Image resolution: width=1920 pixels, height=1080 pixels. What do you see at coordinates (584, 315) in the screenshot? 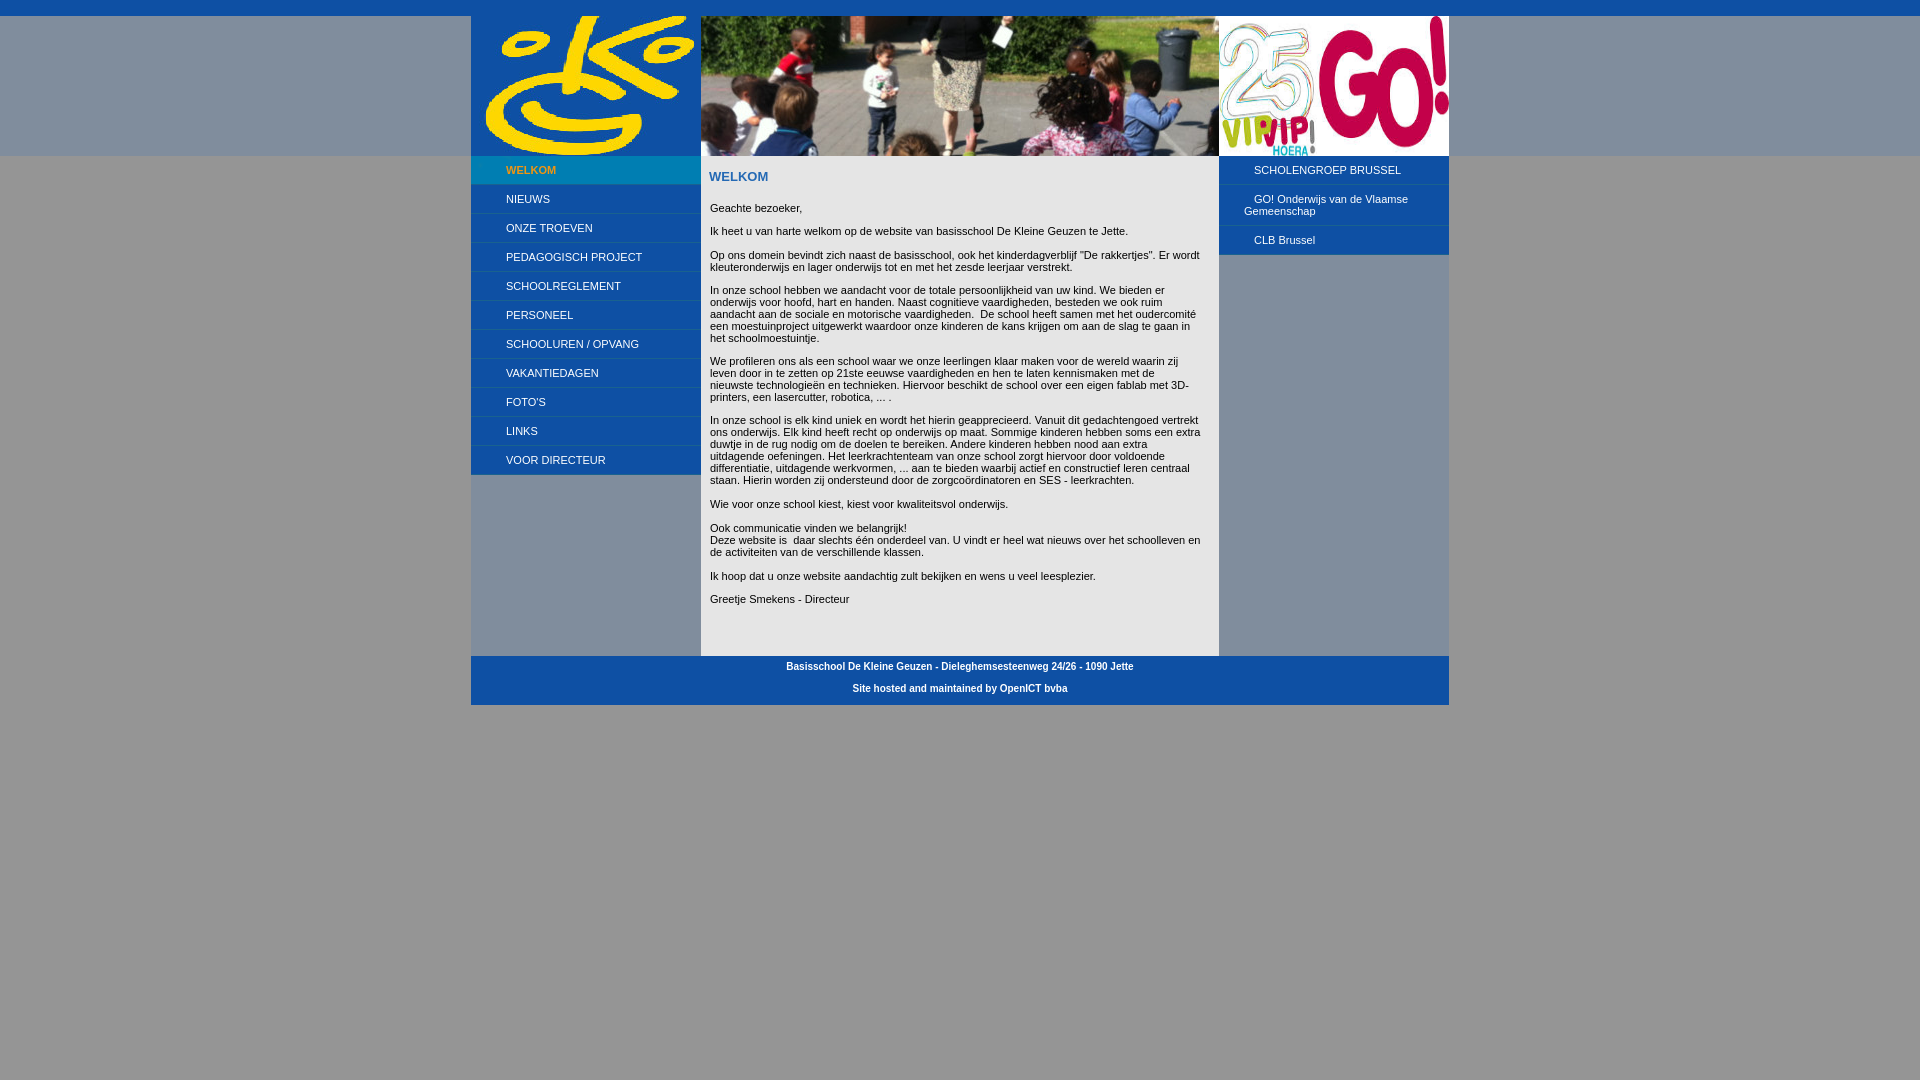
I see `'PERSONEEL'` at bounding box center [584, 315].